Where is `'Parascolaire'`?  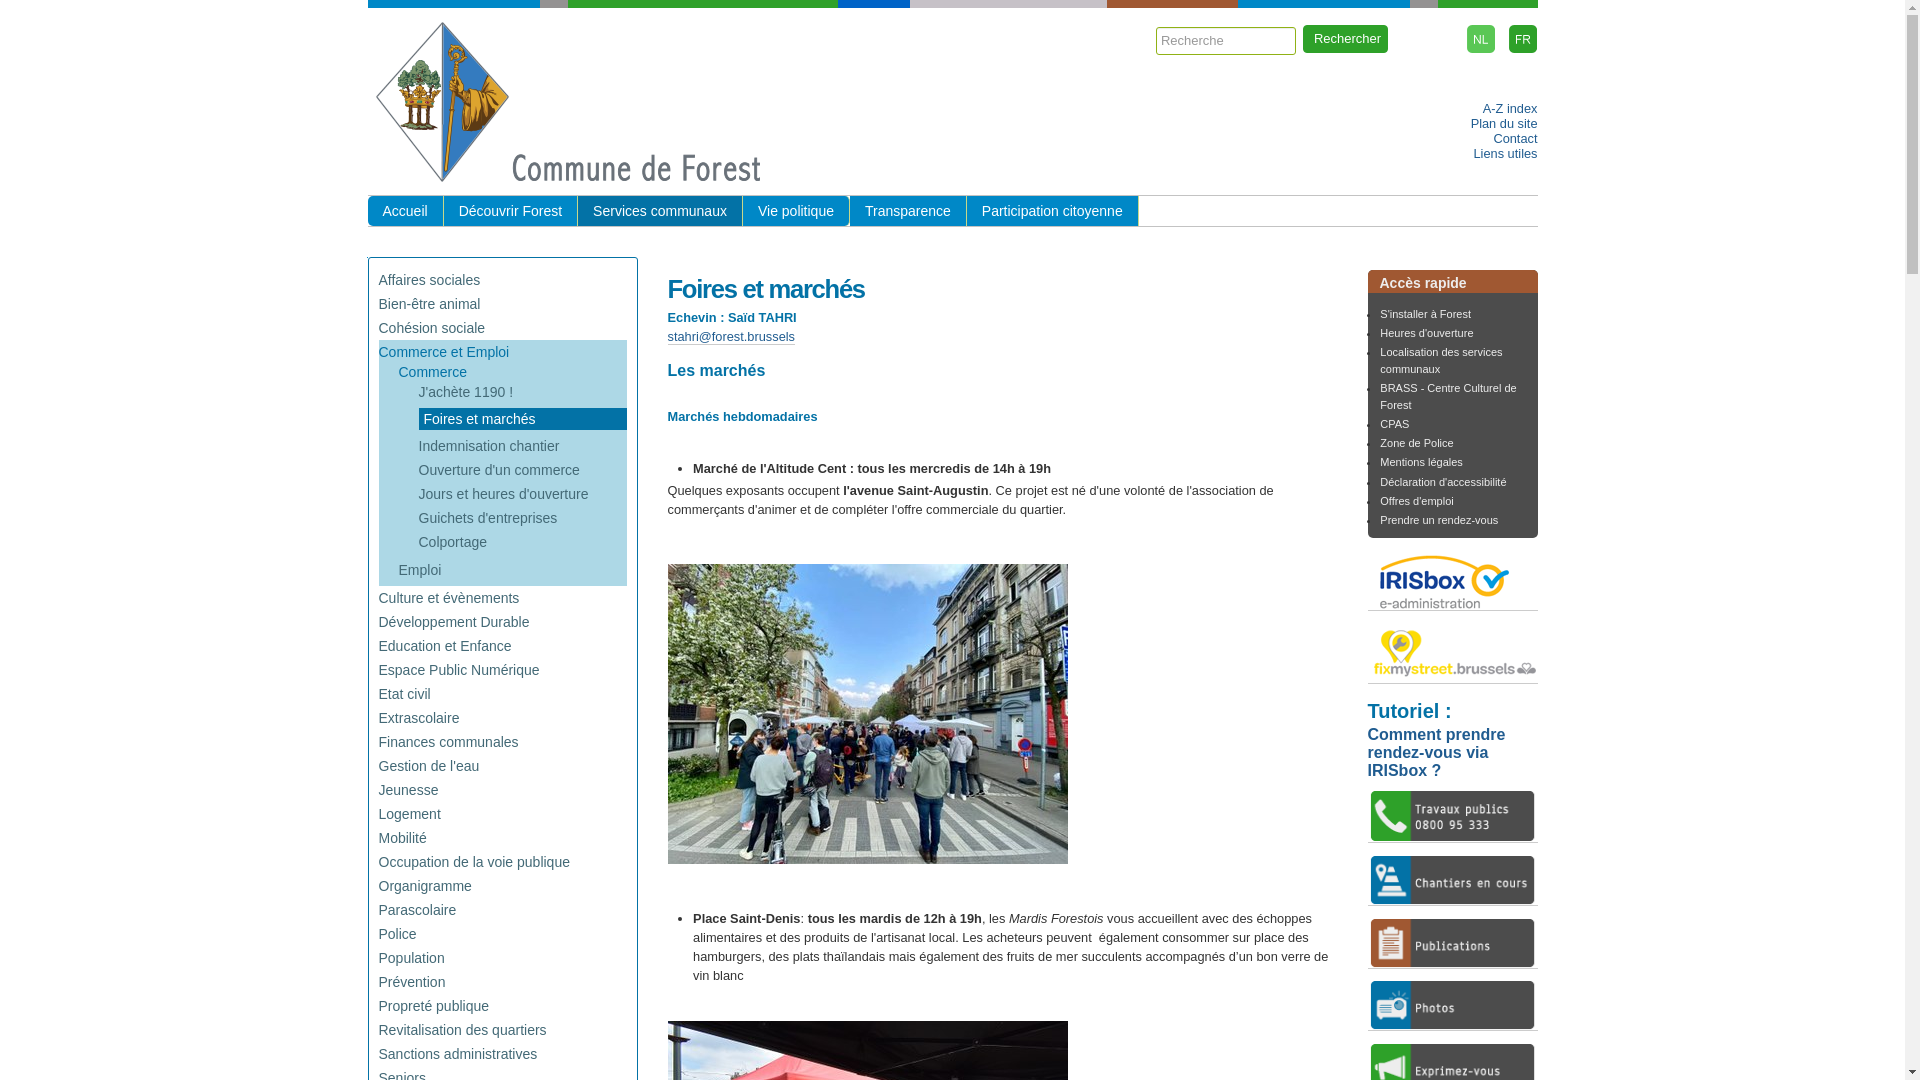 'Parascolaire' is located at coordinates (416, 910).